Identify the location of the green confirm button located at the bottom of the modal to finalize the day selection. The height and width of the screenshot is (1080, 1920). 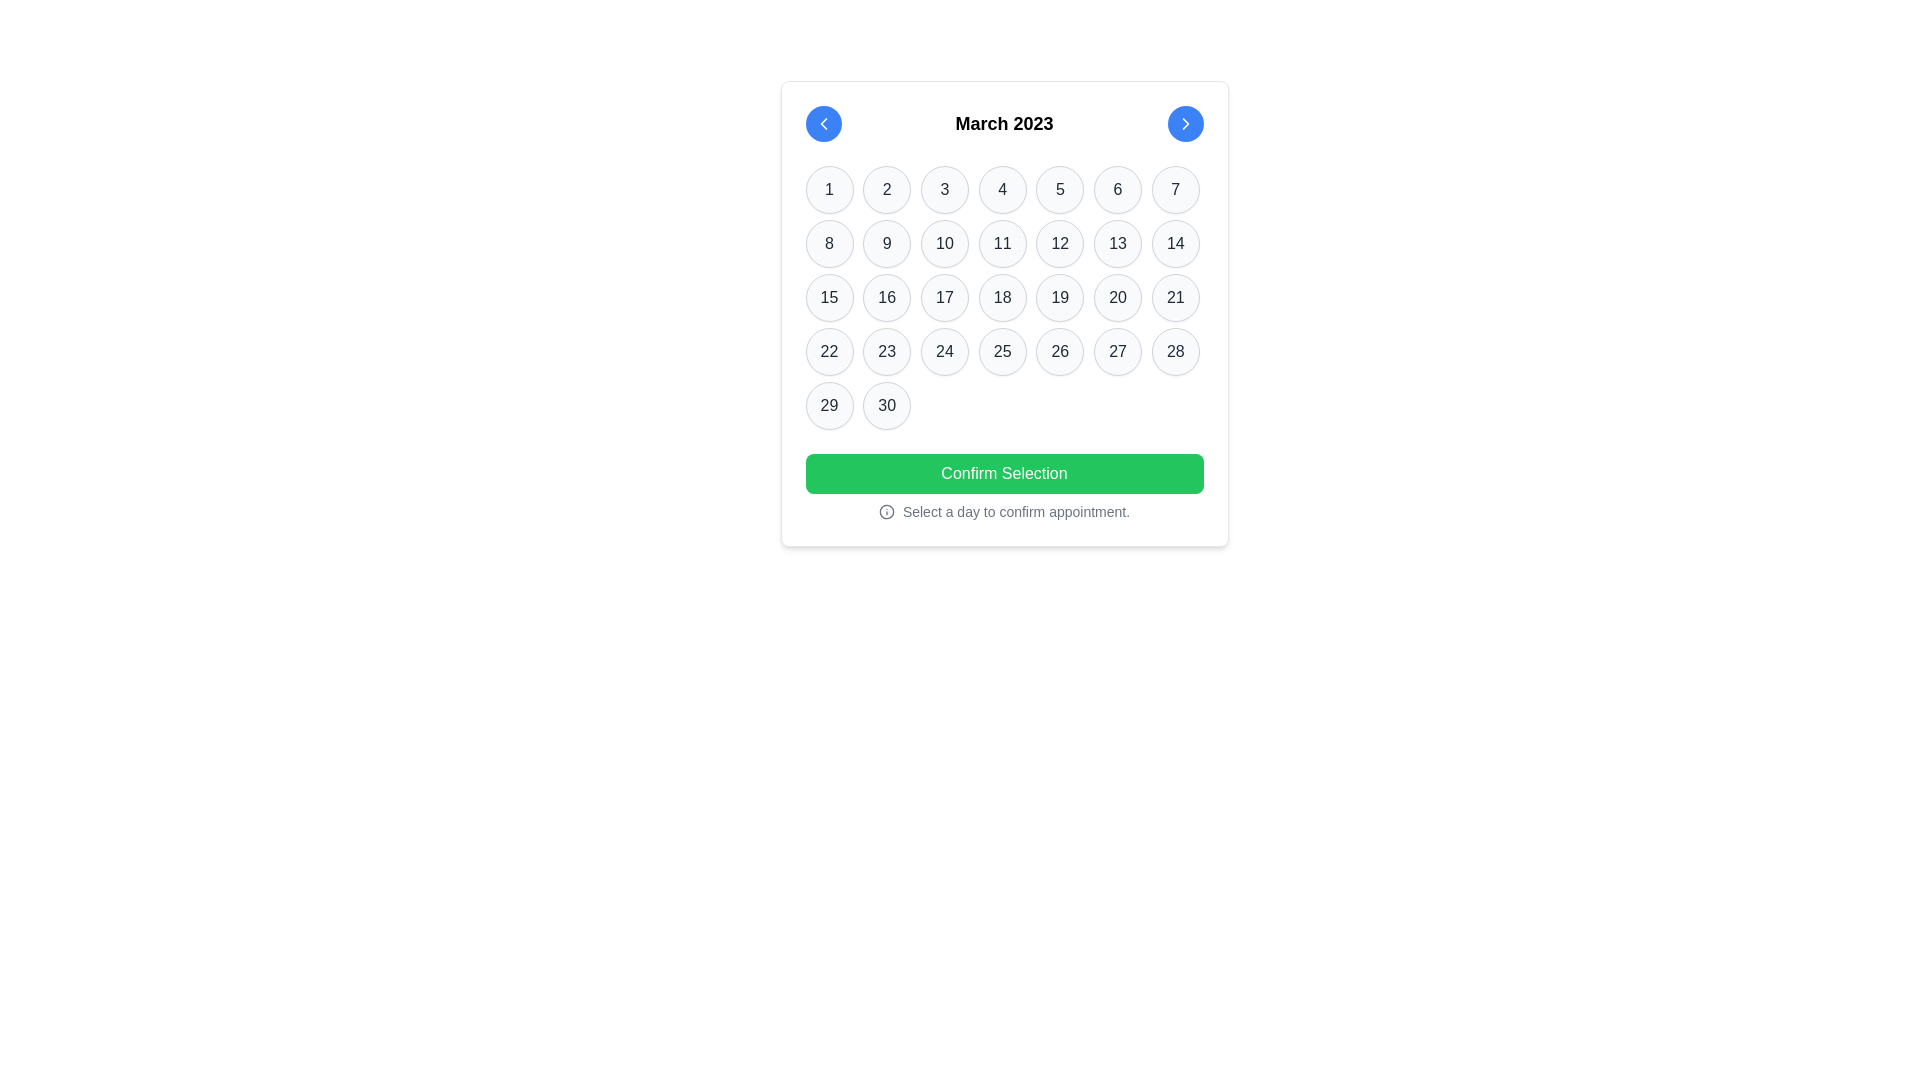
(1004, 488).